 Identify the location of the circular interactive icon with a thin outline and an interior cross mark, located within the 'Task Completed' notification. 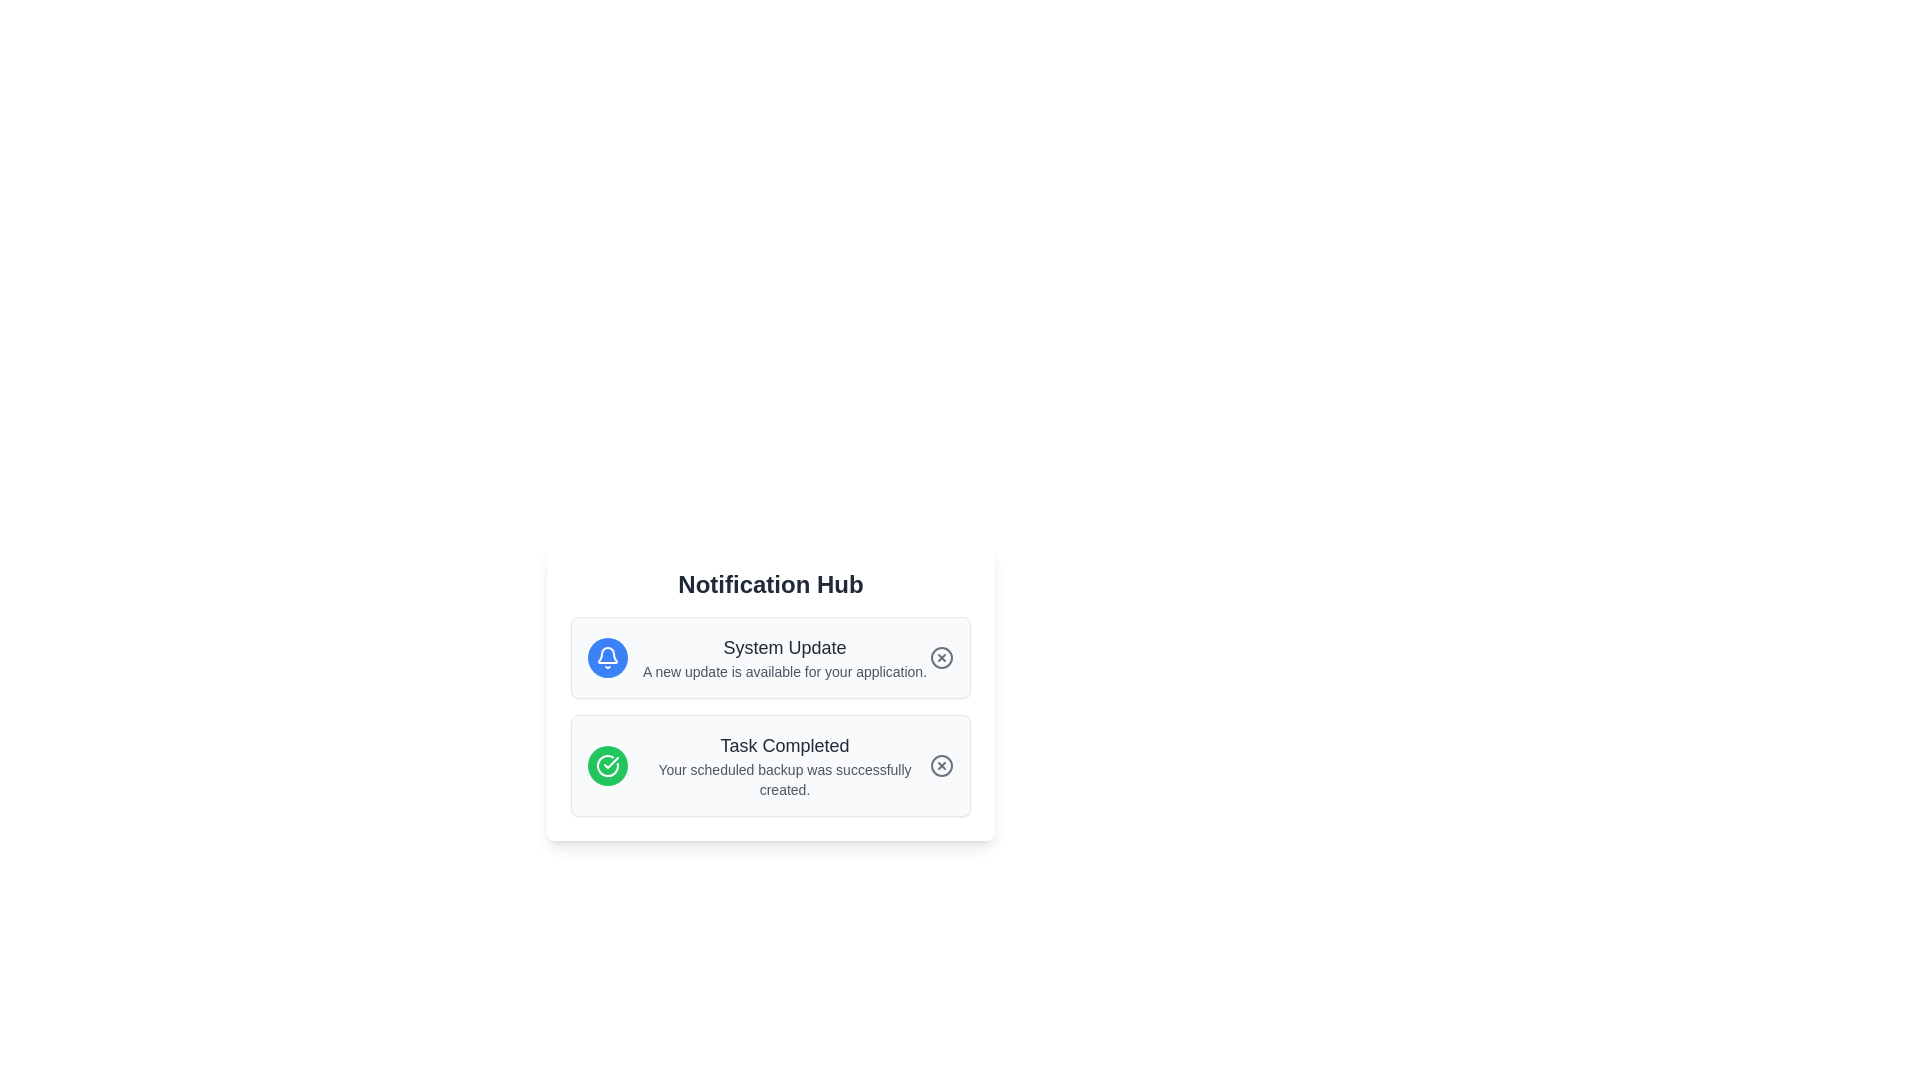
(940, 765).